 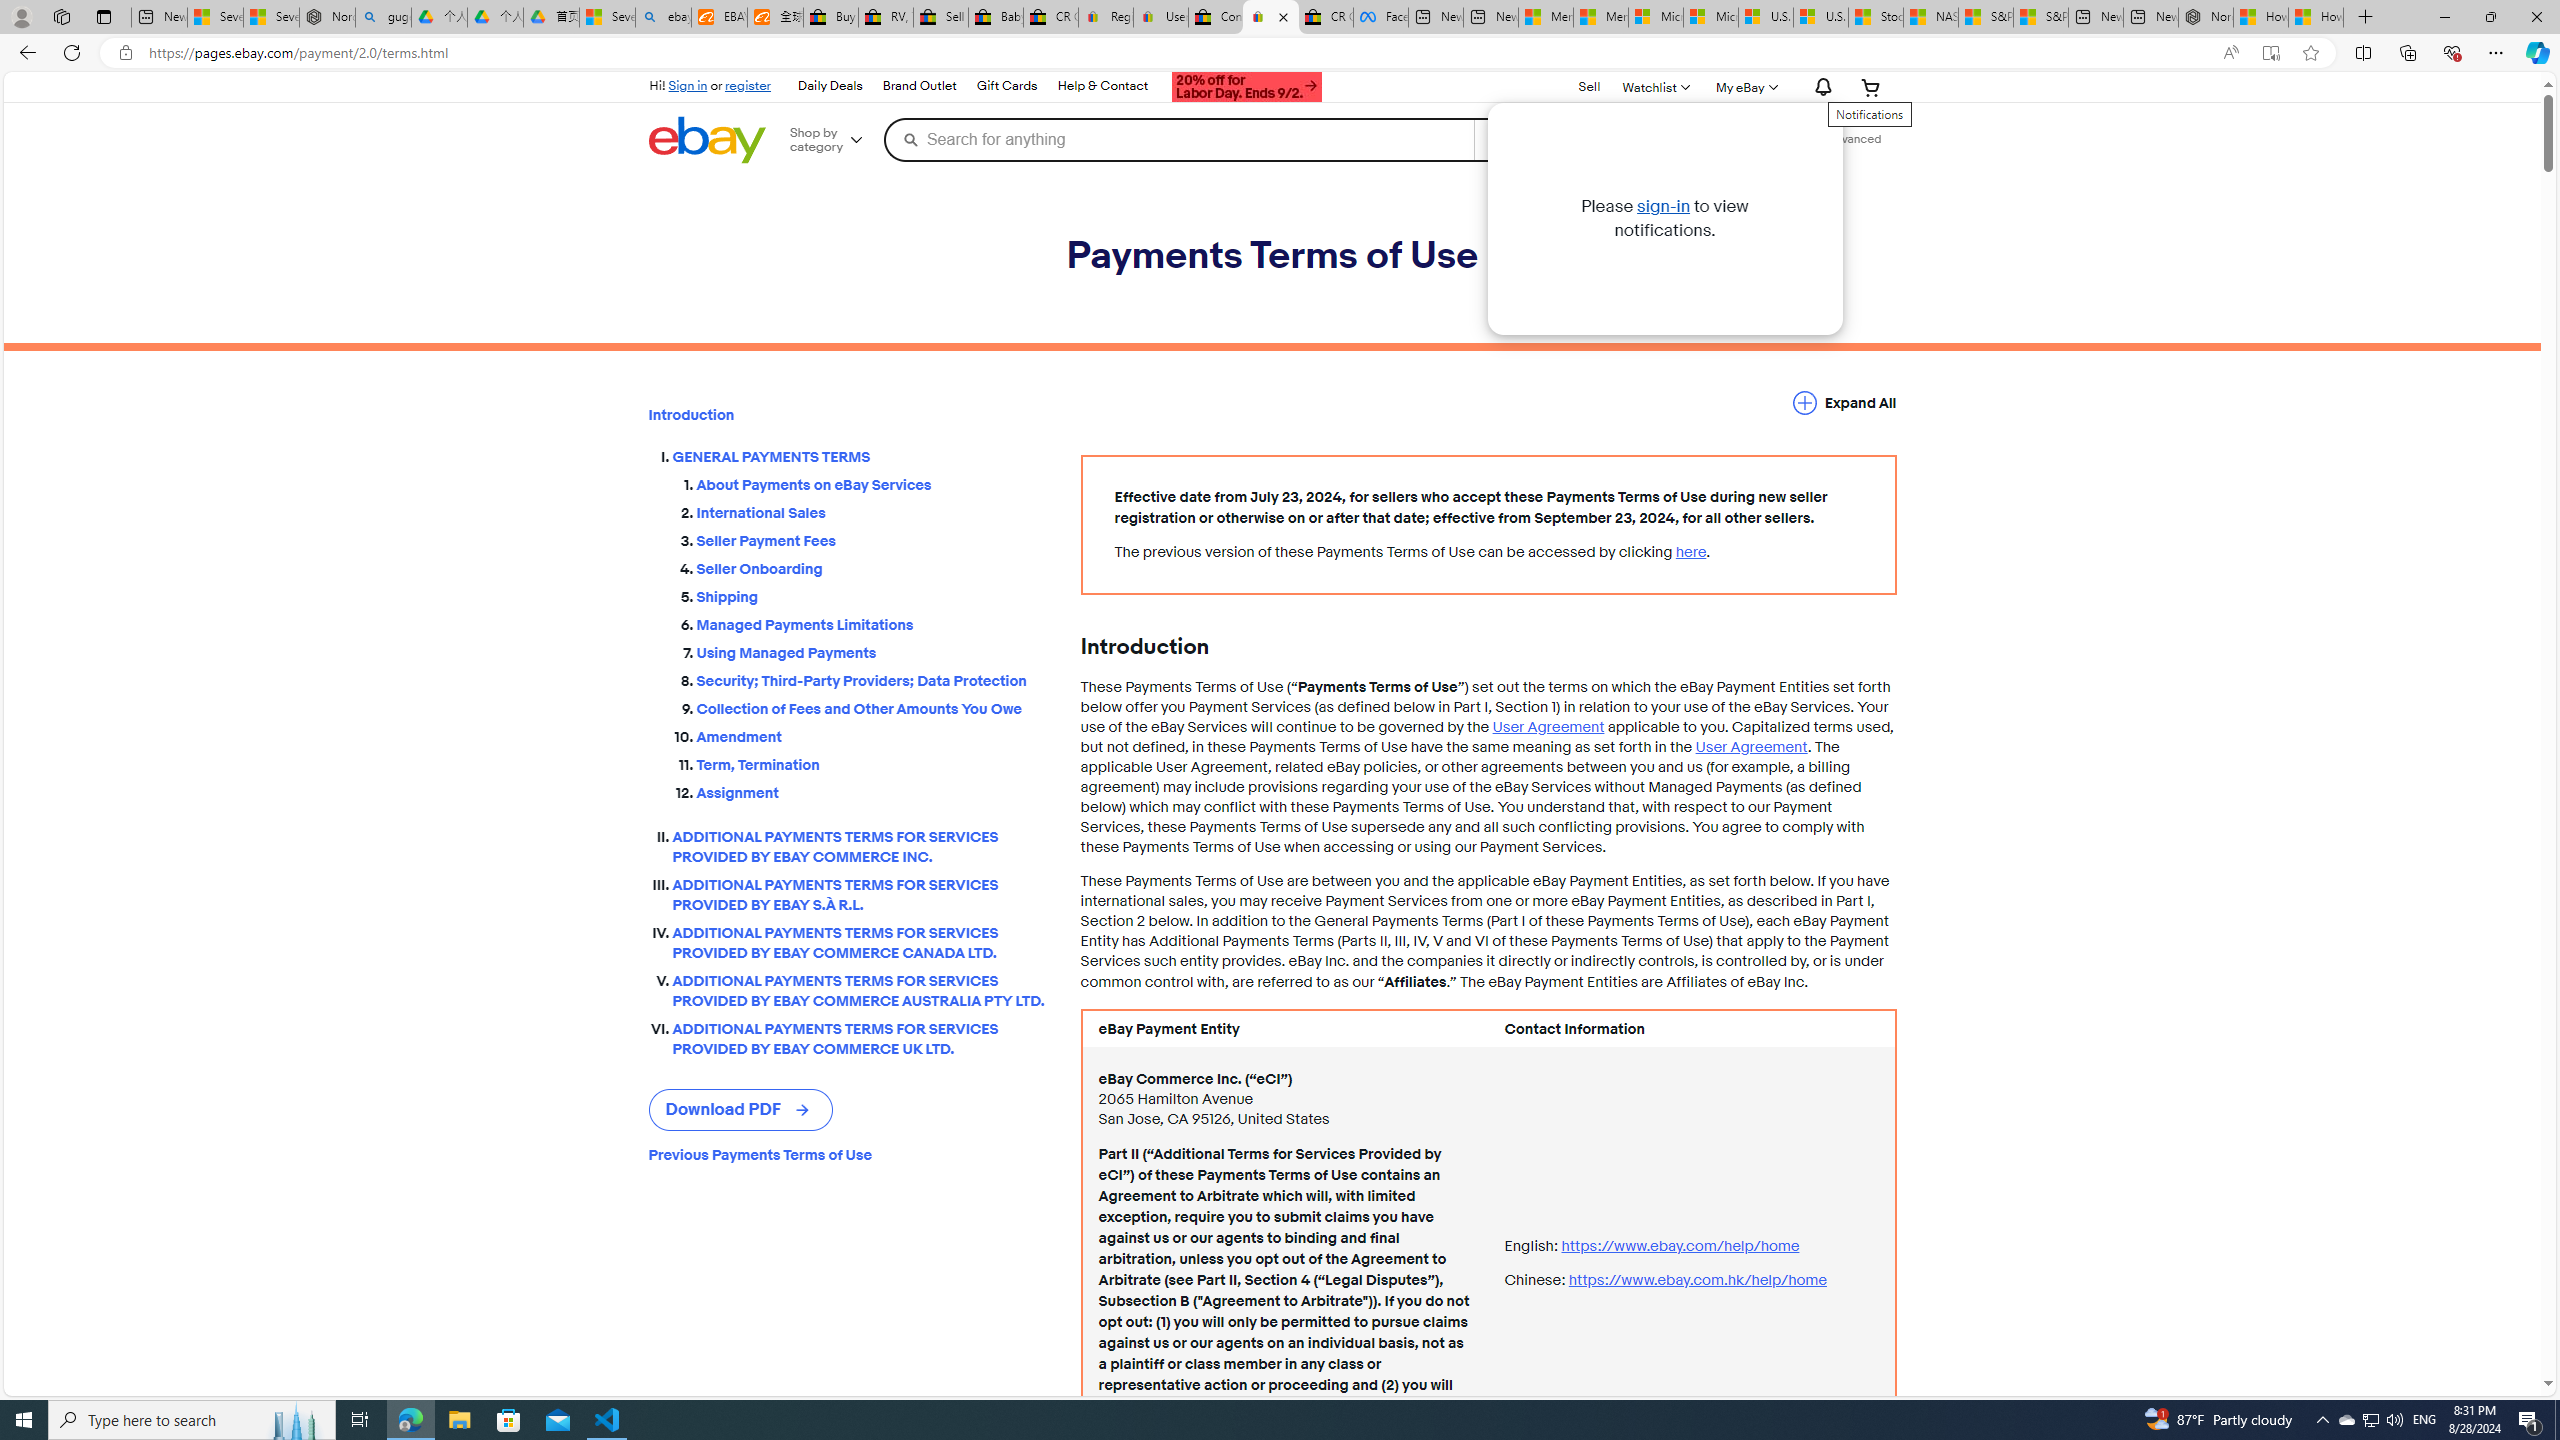 What do you see at coordinates (884, 16) in the screenshot?
I see `'RV, Trailer & Camper Steps & Ladders for sale | eBay'` at bounding box center [884, 16].